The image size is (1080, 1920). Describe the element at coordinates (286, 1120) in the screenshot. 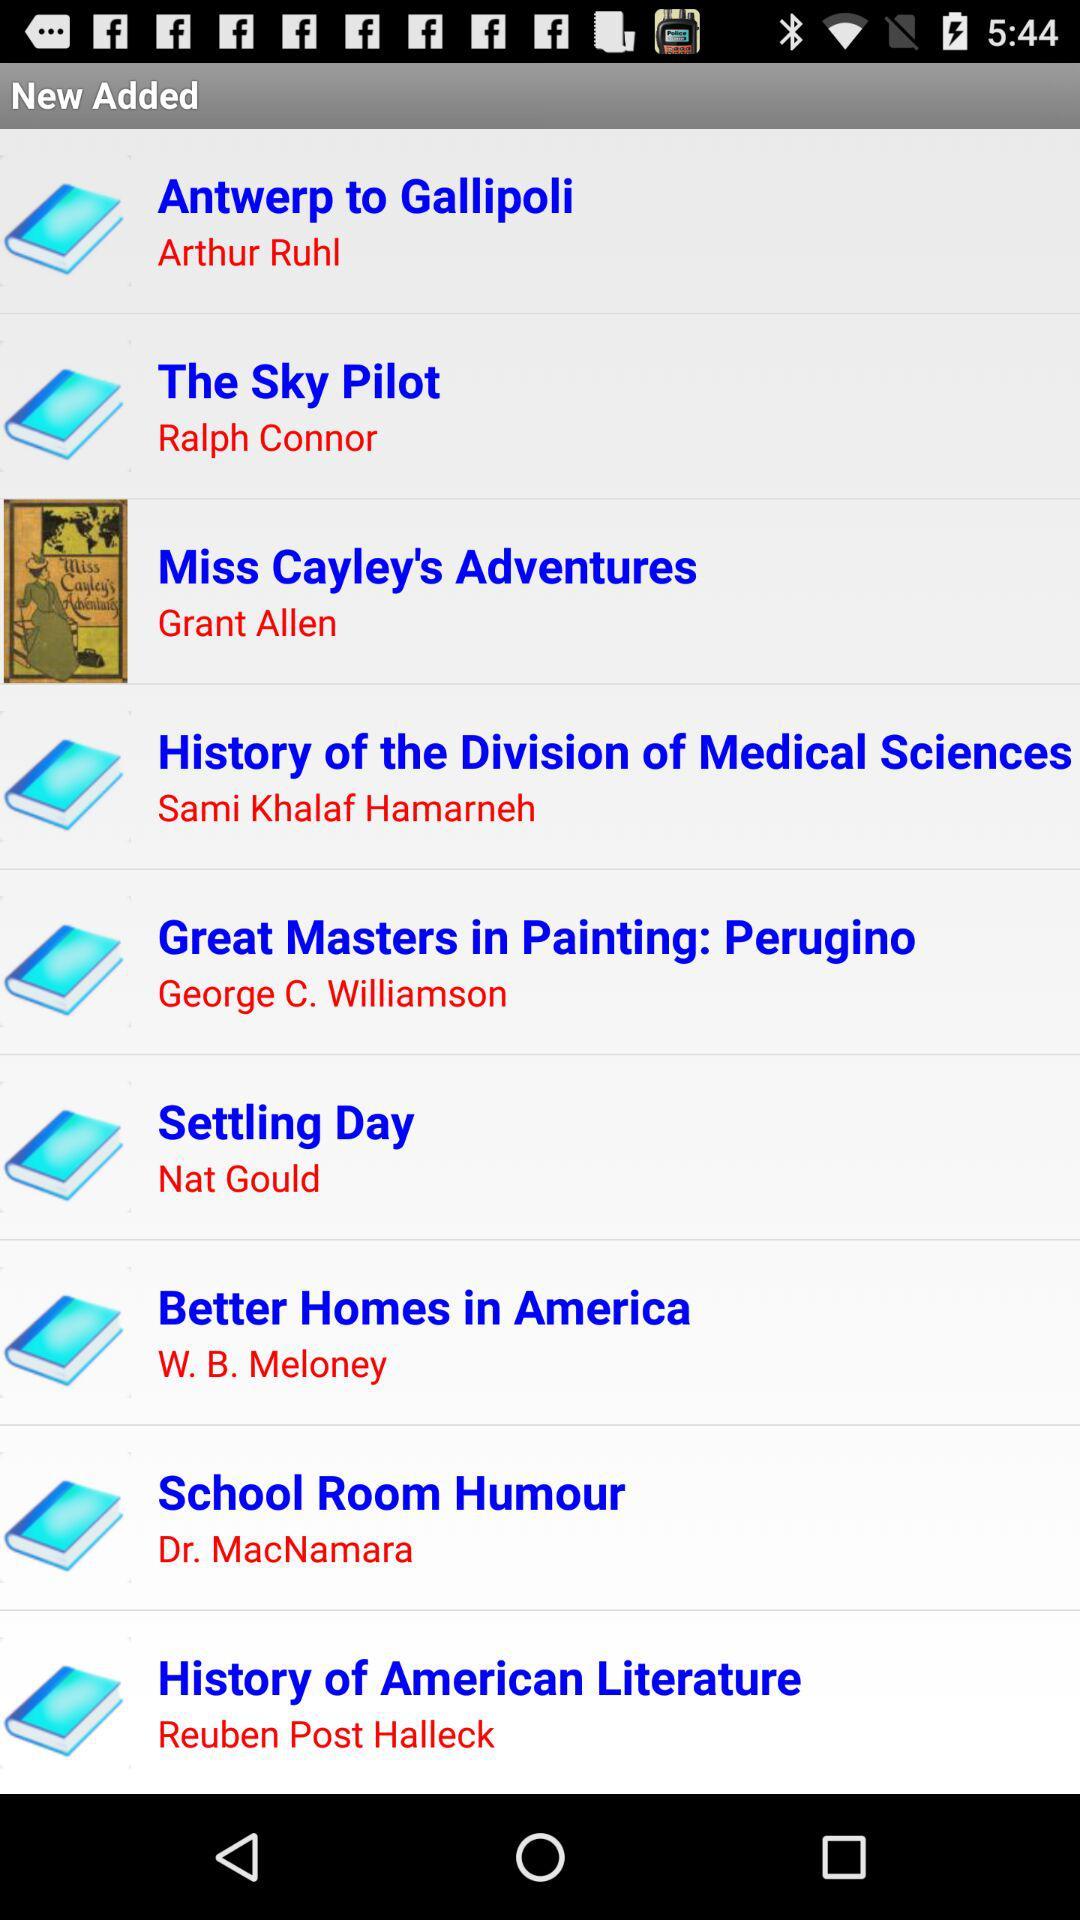

I see `icon above the nat gould item` at that location.